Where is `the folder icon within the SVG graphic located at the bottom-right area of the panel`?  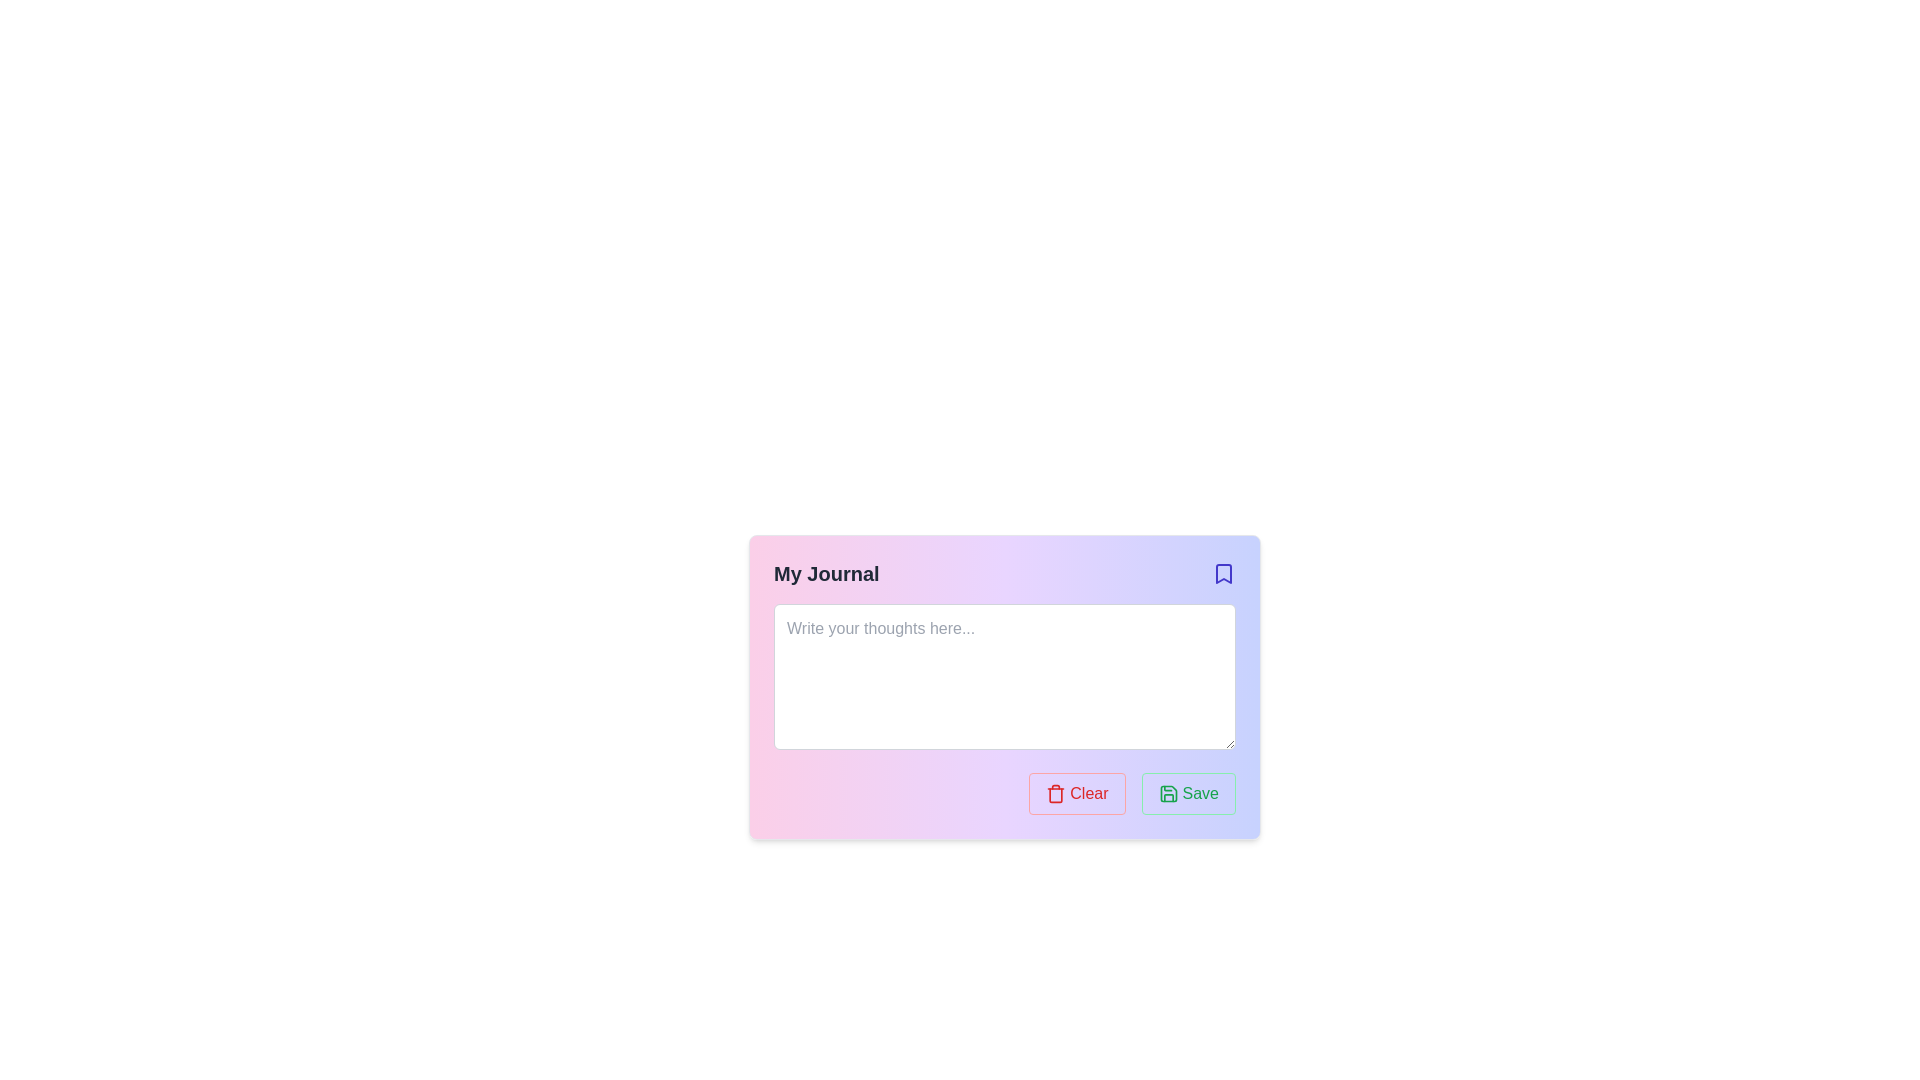 the folder icon within the SVG graphic located at the bottom-right area of the panel is located at coordinates (1168, 793).